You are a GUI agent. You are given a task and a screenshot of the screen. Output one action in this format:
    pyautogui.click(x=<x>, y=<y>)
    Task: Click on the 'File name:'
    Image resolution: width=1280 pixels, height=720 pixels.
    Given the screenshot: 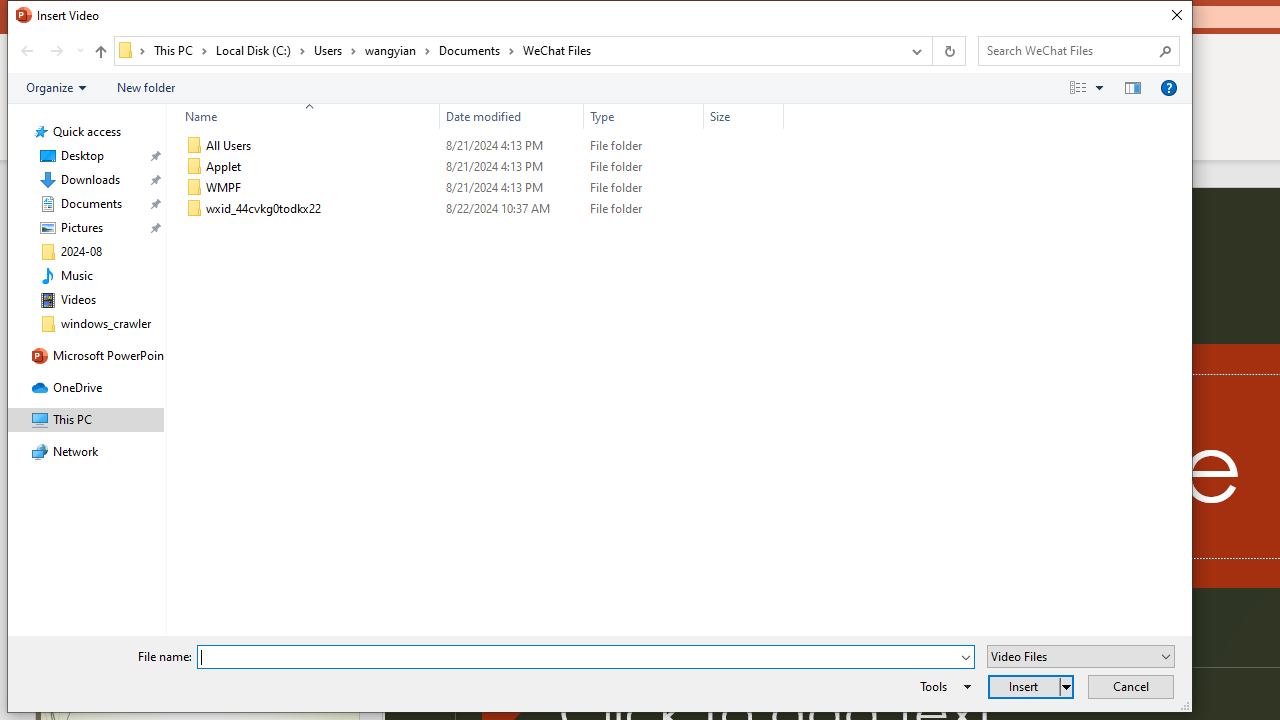 What is the action you would take?
    pyautogui.click(x=576, y=657)
    